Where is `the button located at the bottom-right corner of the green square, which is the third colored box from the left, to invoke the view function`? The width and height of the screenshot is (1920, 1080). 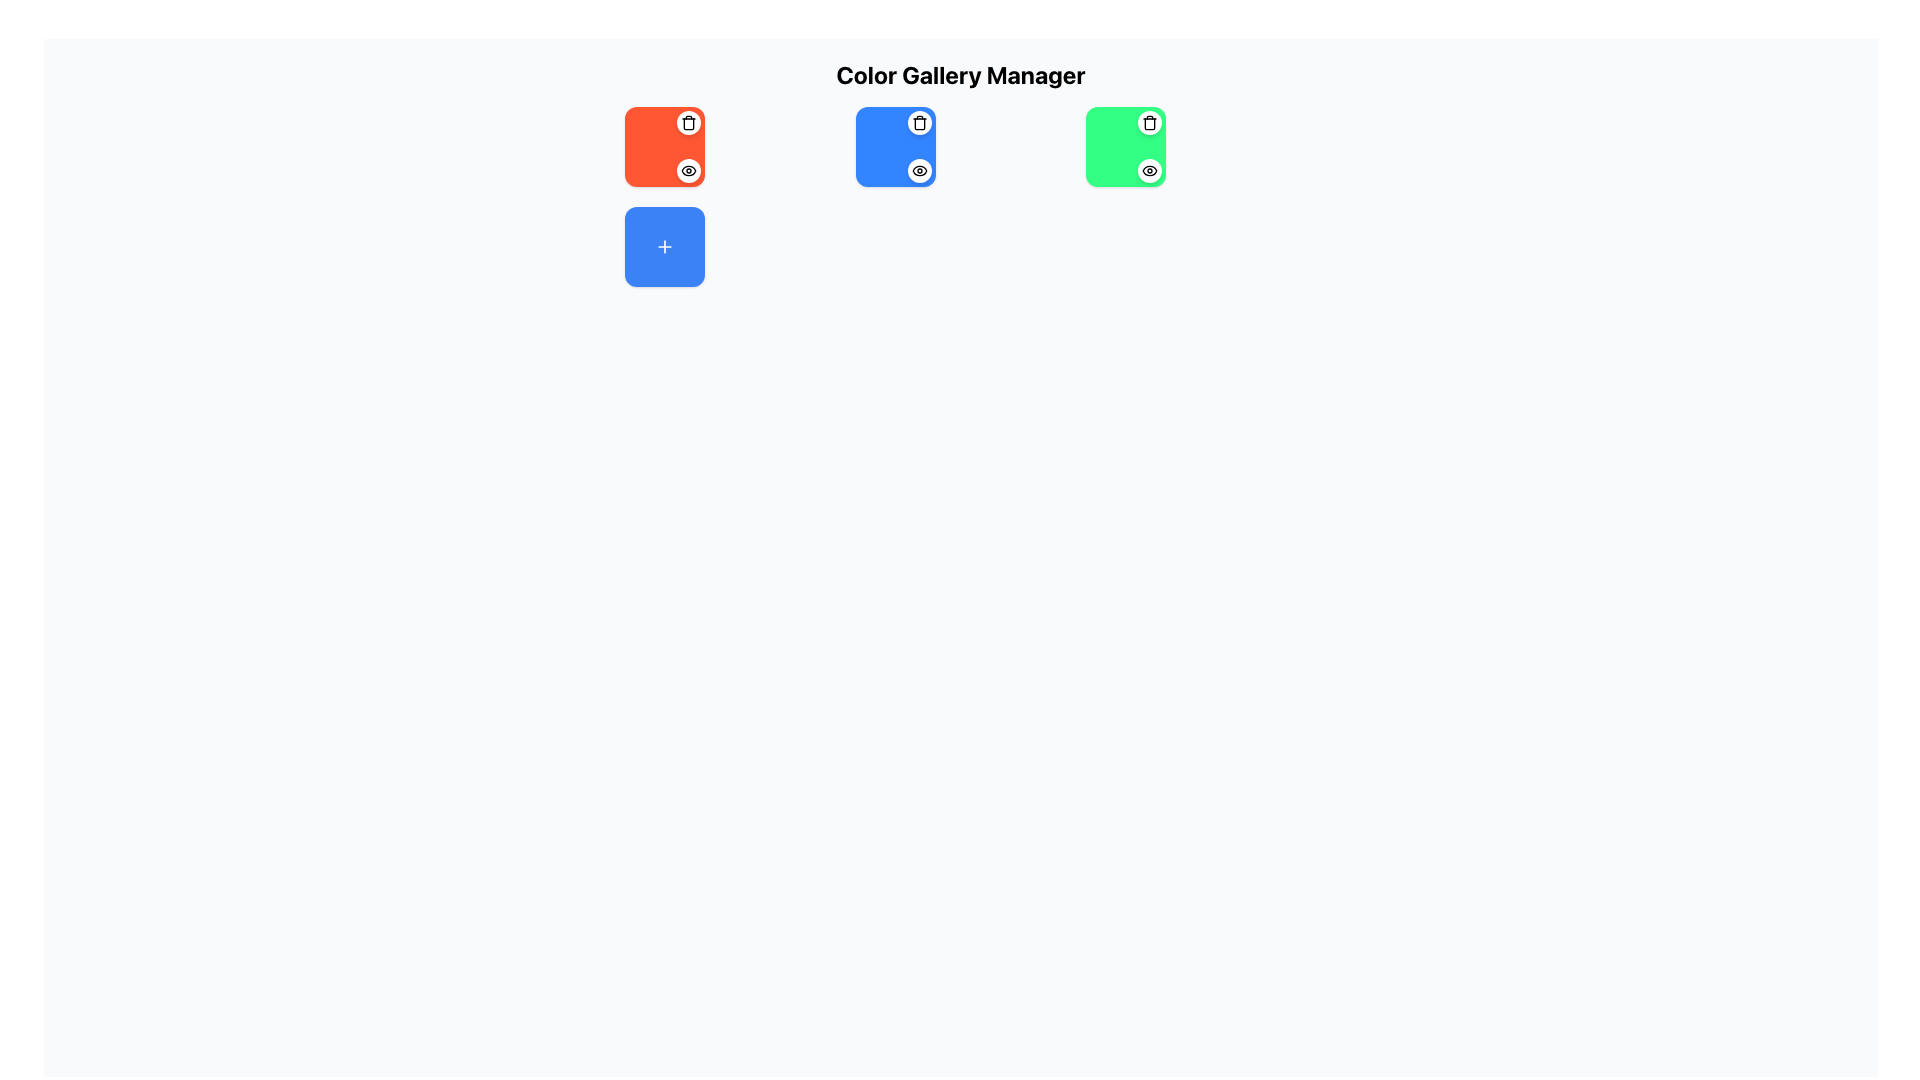 the button located at the bottom-right corner of the green square, which is the third colored box from the left, to invoke the view function is located at coordinates (1150, 169).